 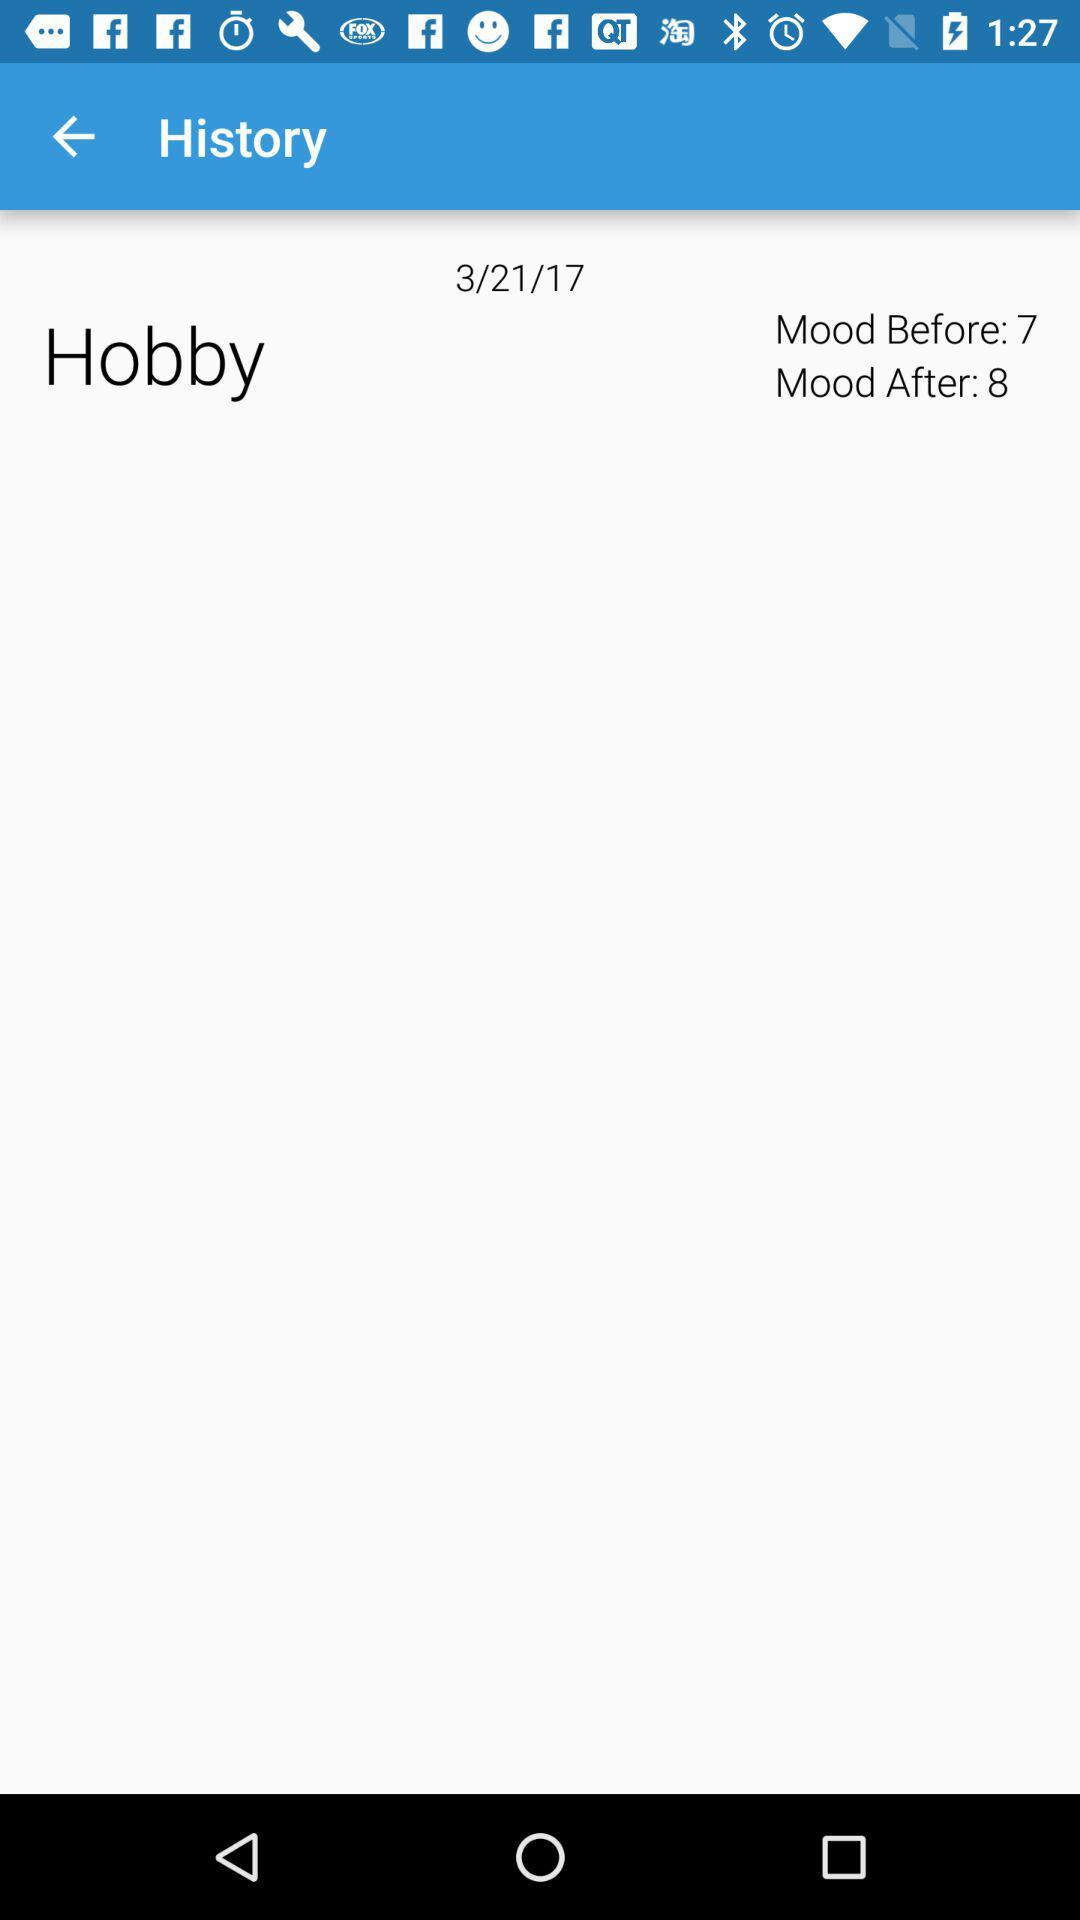 What do you see at coordinates (997, 381) in the screenshot?
I see `the icon next to 7 item` at bounding box center [997, 381].